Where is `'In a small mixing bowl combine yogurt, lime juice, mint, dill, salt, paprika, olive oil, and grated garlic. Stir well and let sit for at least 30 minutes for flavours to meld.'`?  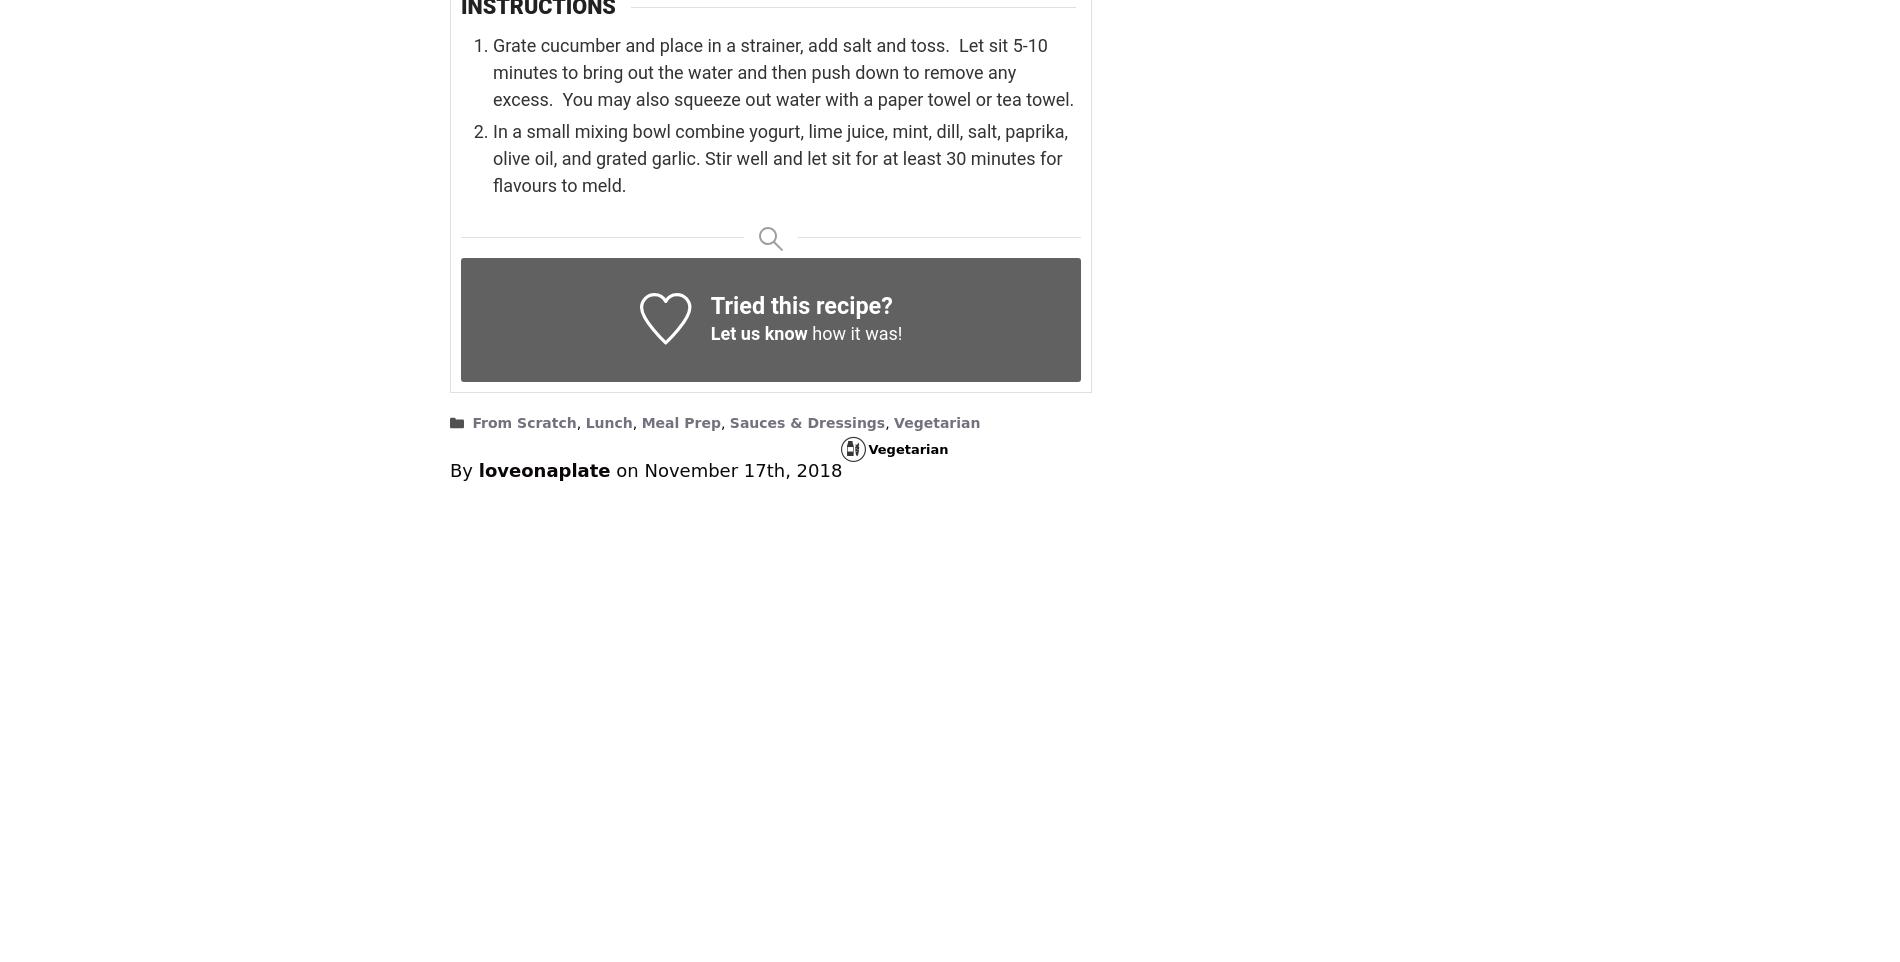
'In a small mixing bowl combine yogurt, lime juice, mint, dill, salt, paprika, olive oil, and grated garlic. Stir well and let sit for at least 30 minutes for flavours to meld.' is located at coordinates (493, 157).